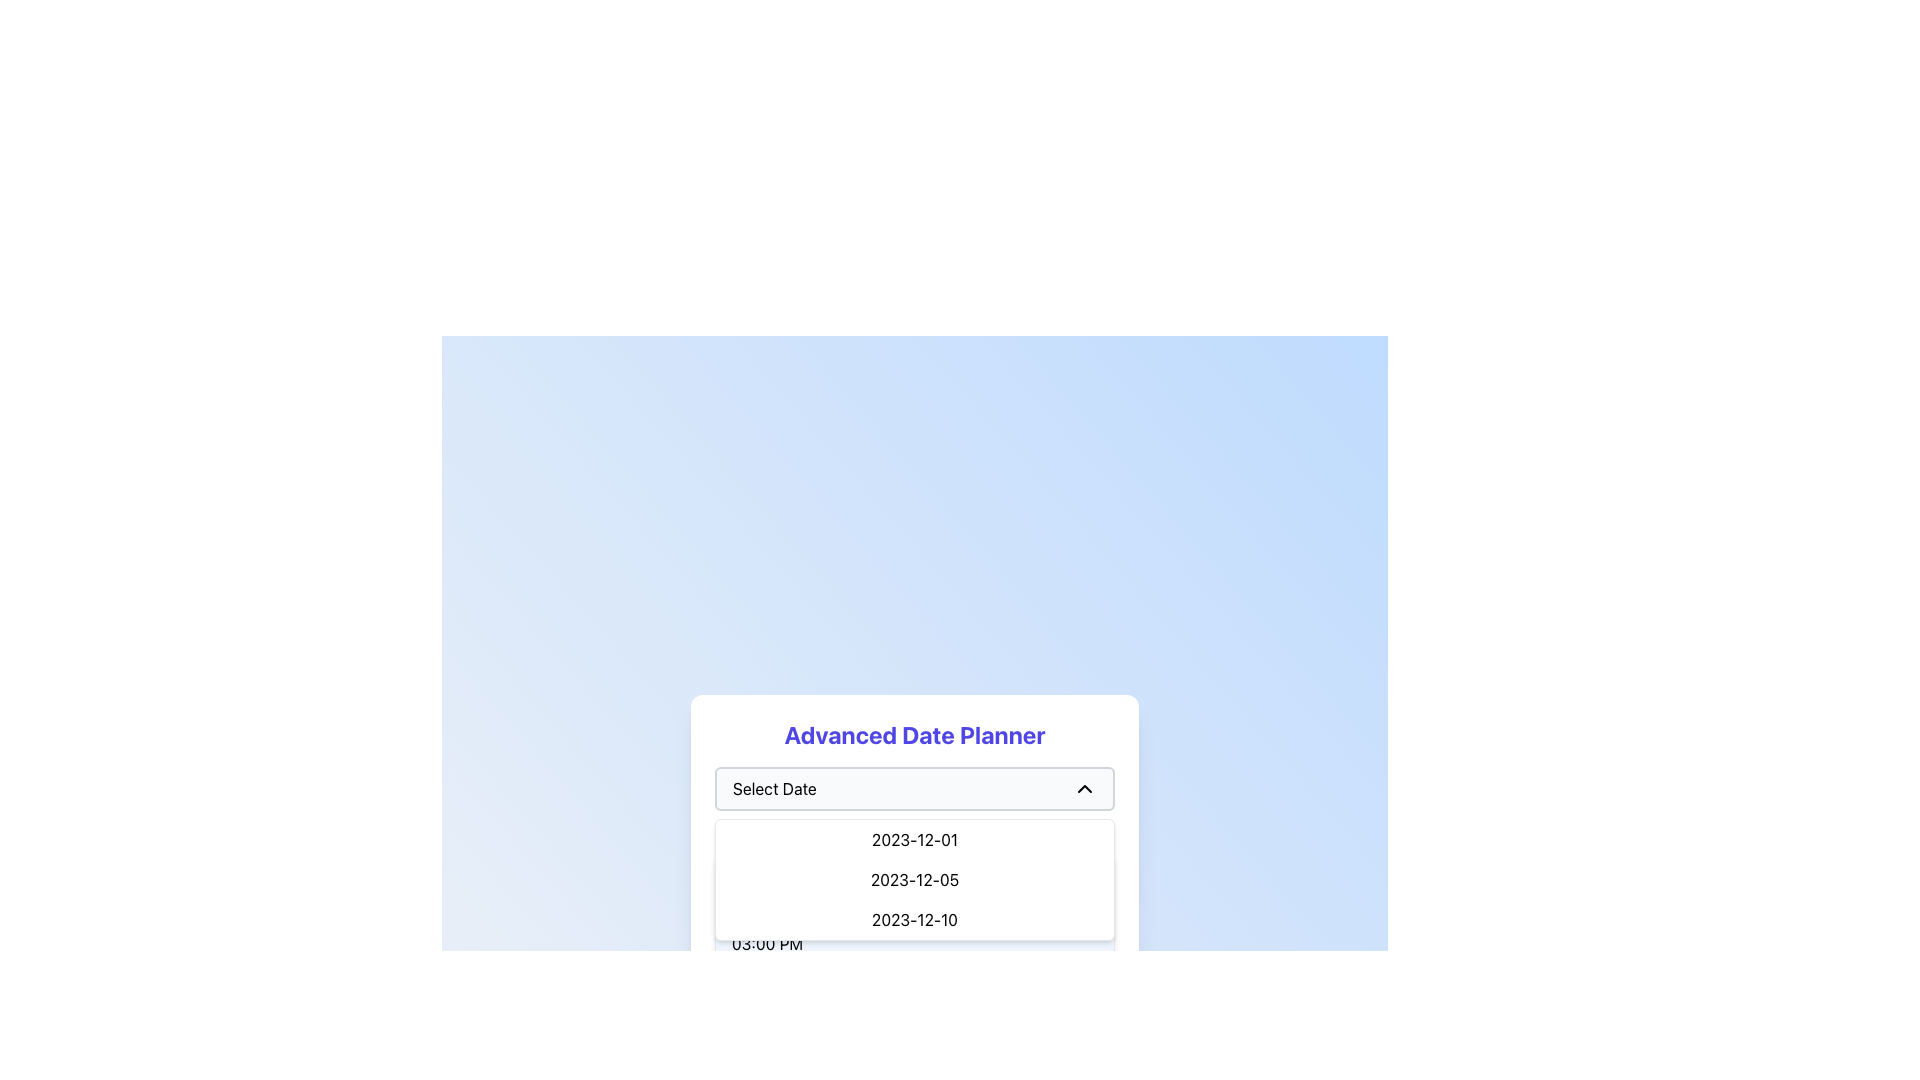 The width and height of the screenshot is (1920, 1080). I want to click on the selectable date option '2023-12-10' in the dropdown menu under 'Advanced Date Planner', so click(914, 920).